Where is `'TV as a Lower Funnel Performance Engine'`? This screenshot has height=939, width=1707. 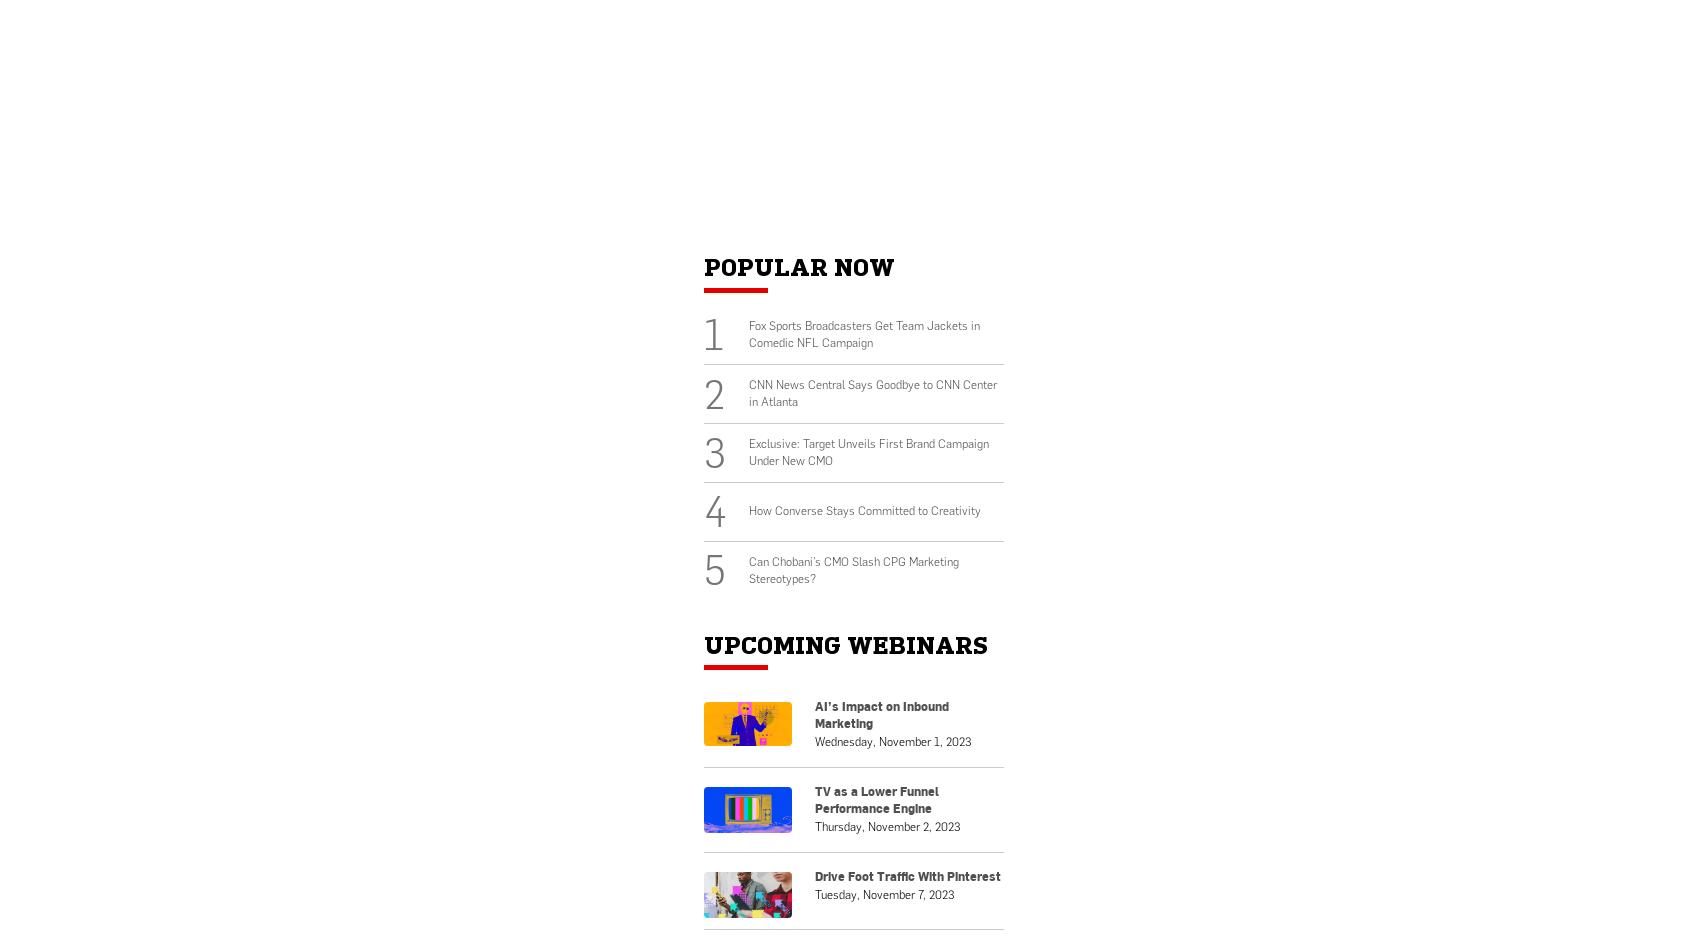
'TV as a Lower Funnel Performance Engine' is located at coordinates (876, 798).